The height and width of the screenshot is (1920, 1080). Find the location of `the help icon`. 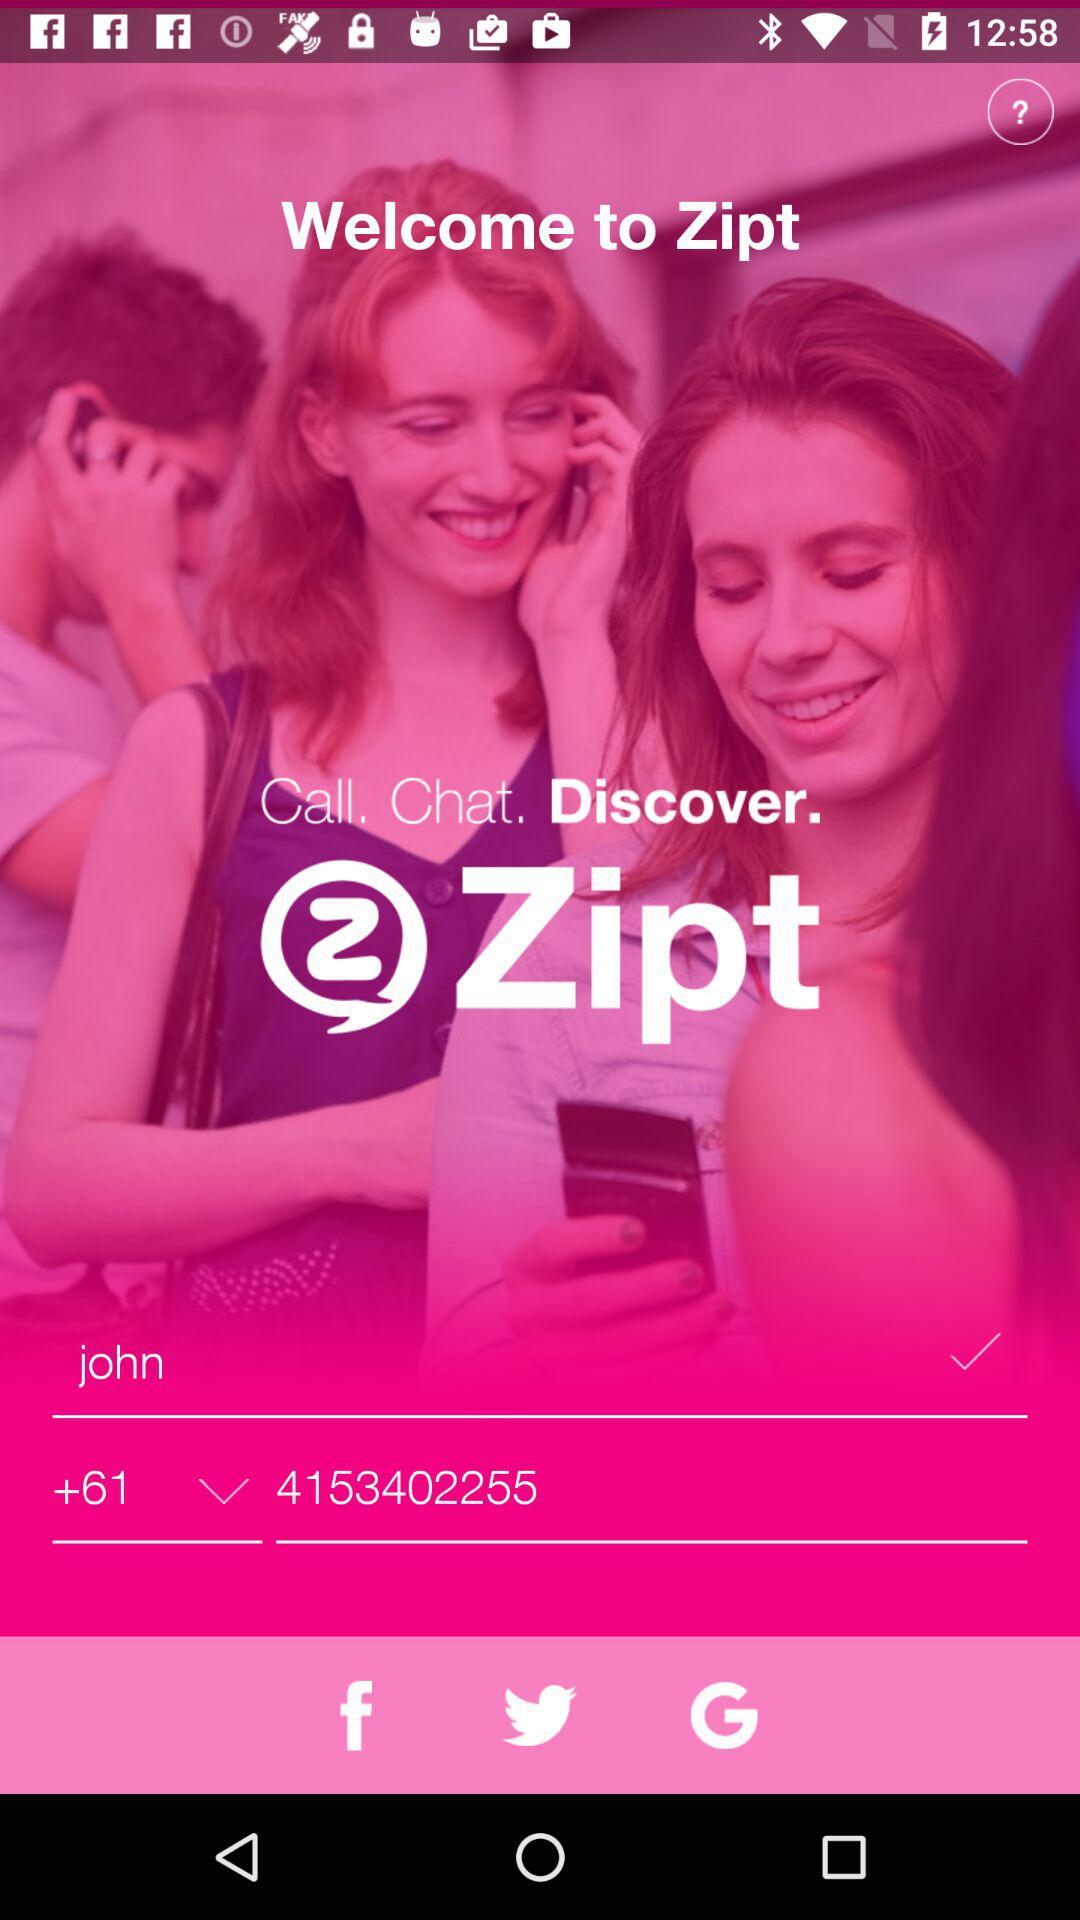

the help icon is located at coordinates (1020, 110).